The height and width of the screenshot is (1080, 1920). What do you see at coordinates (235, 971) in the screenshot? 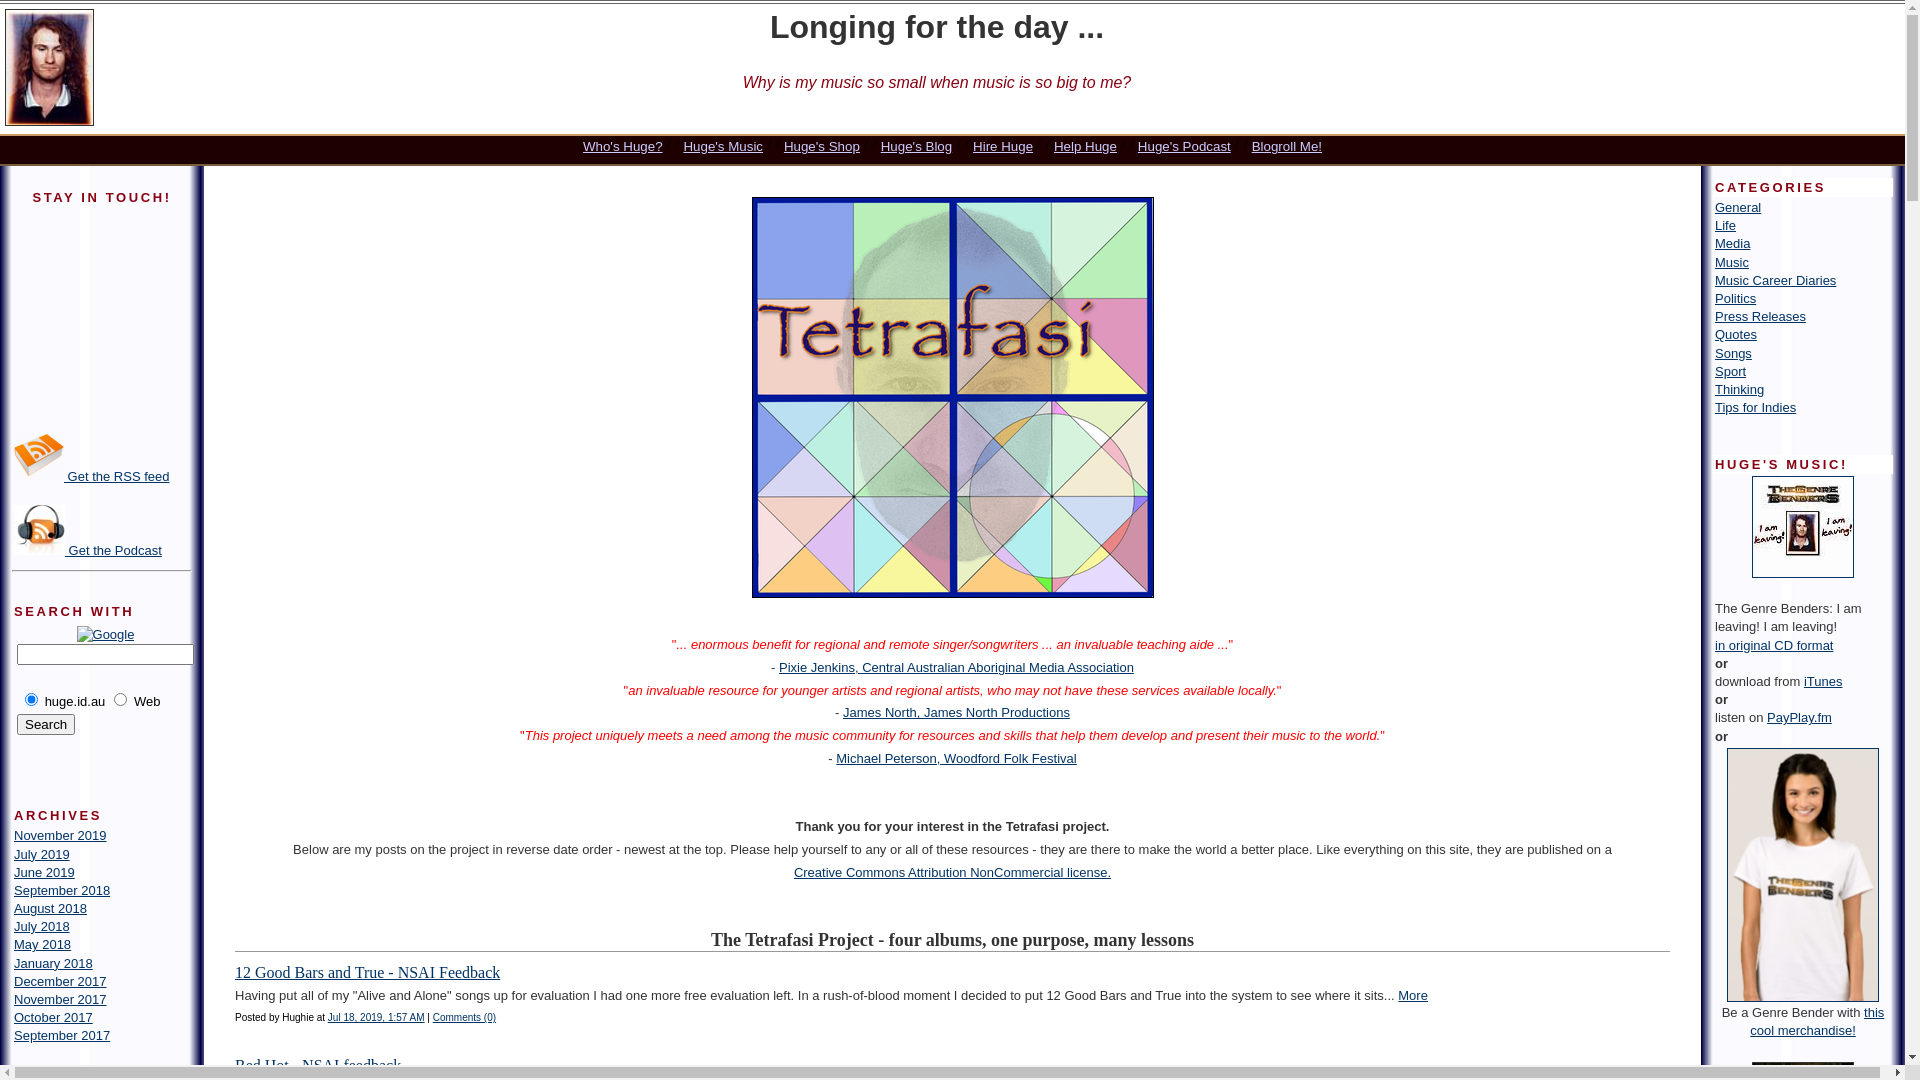
I see `'12 Good Bars and True - NSAI Feedback'` at bounding box center [235, 971].